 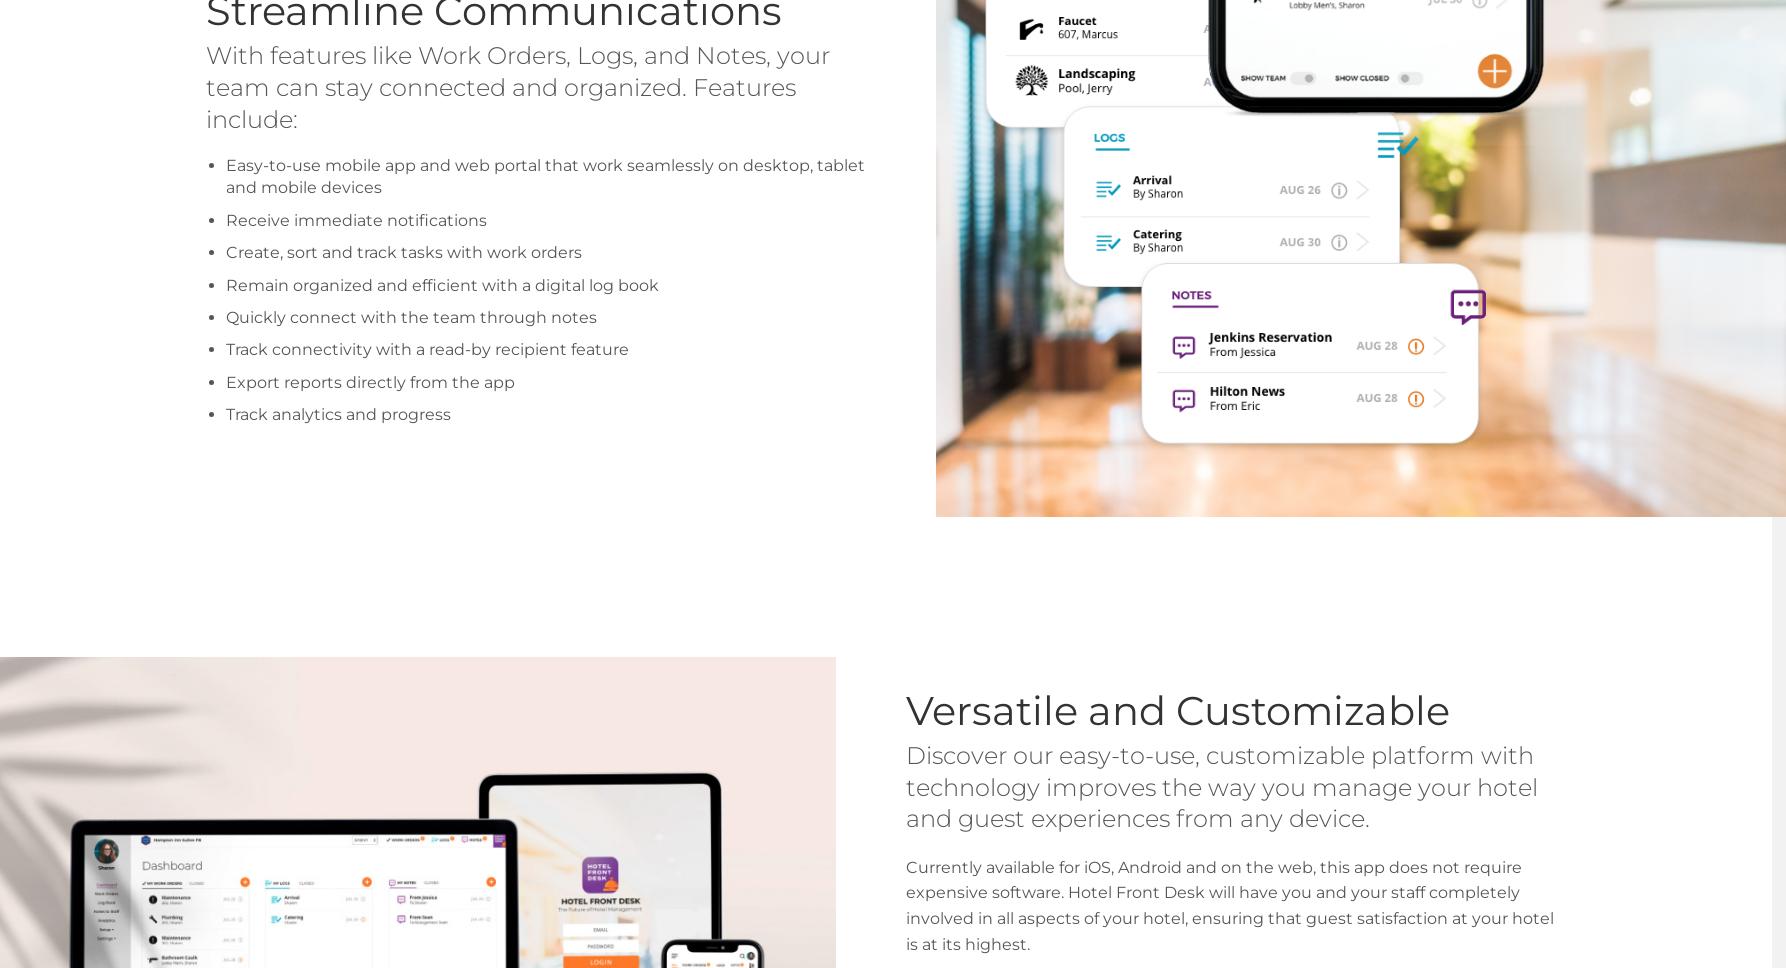 What do you see at coordinates (427, 349) in the screenshot?
I see `'Track connectivity with a read-by recipient feature'` at bounding box center [427, 349].